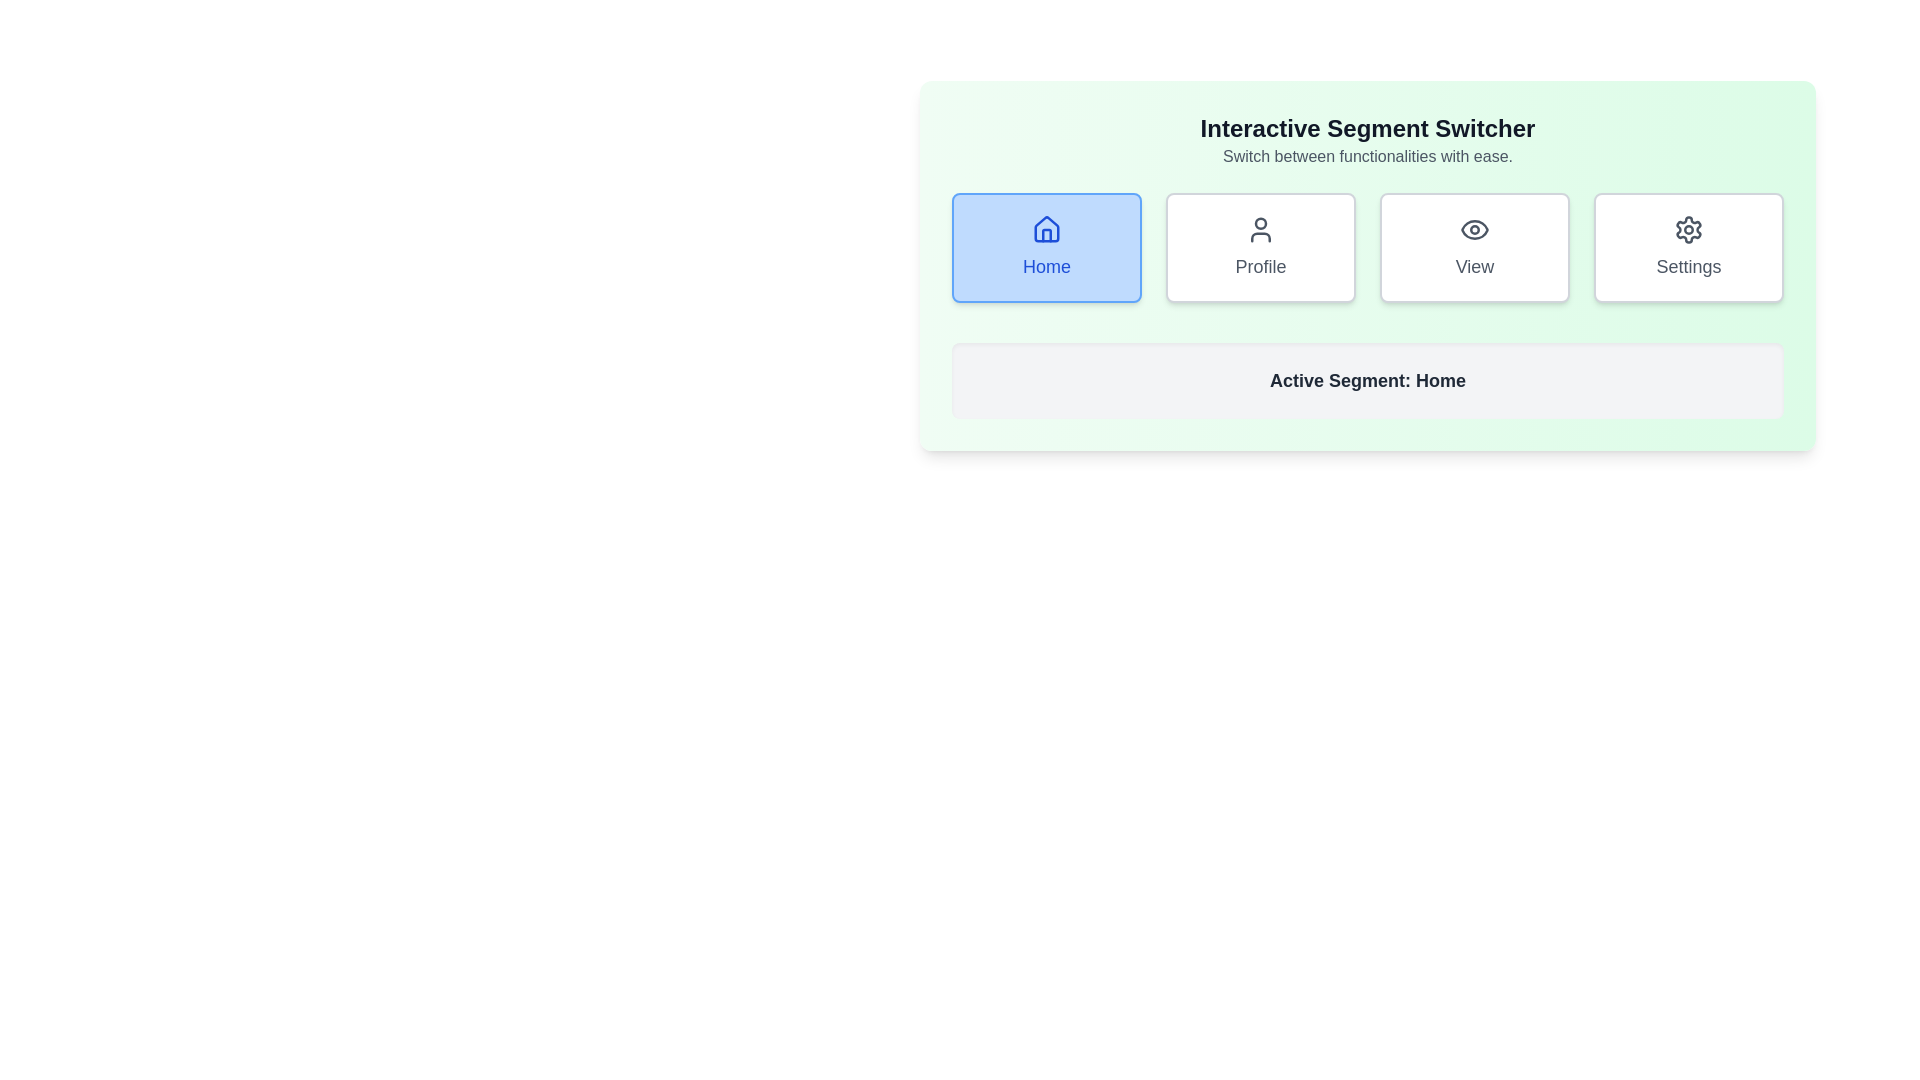 The height and width of the screenshot is (1080, 1920). I want to click on the 'Profile' button, which is a rectangular button with a light background and a gray border, located between the 'Home' and 'View' buttons, so click(1260, 246).